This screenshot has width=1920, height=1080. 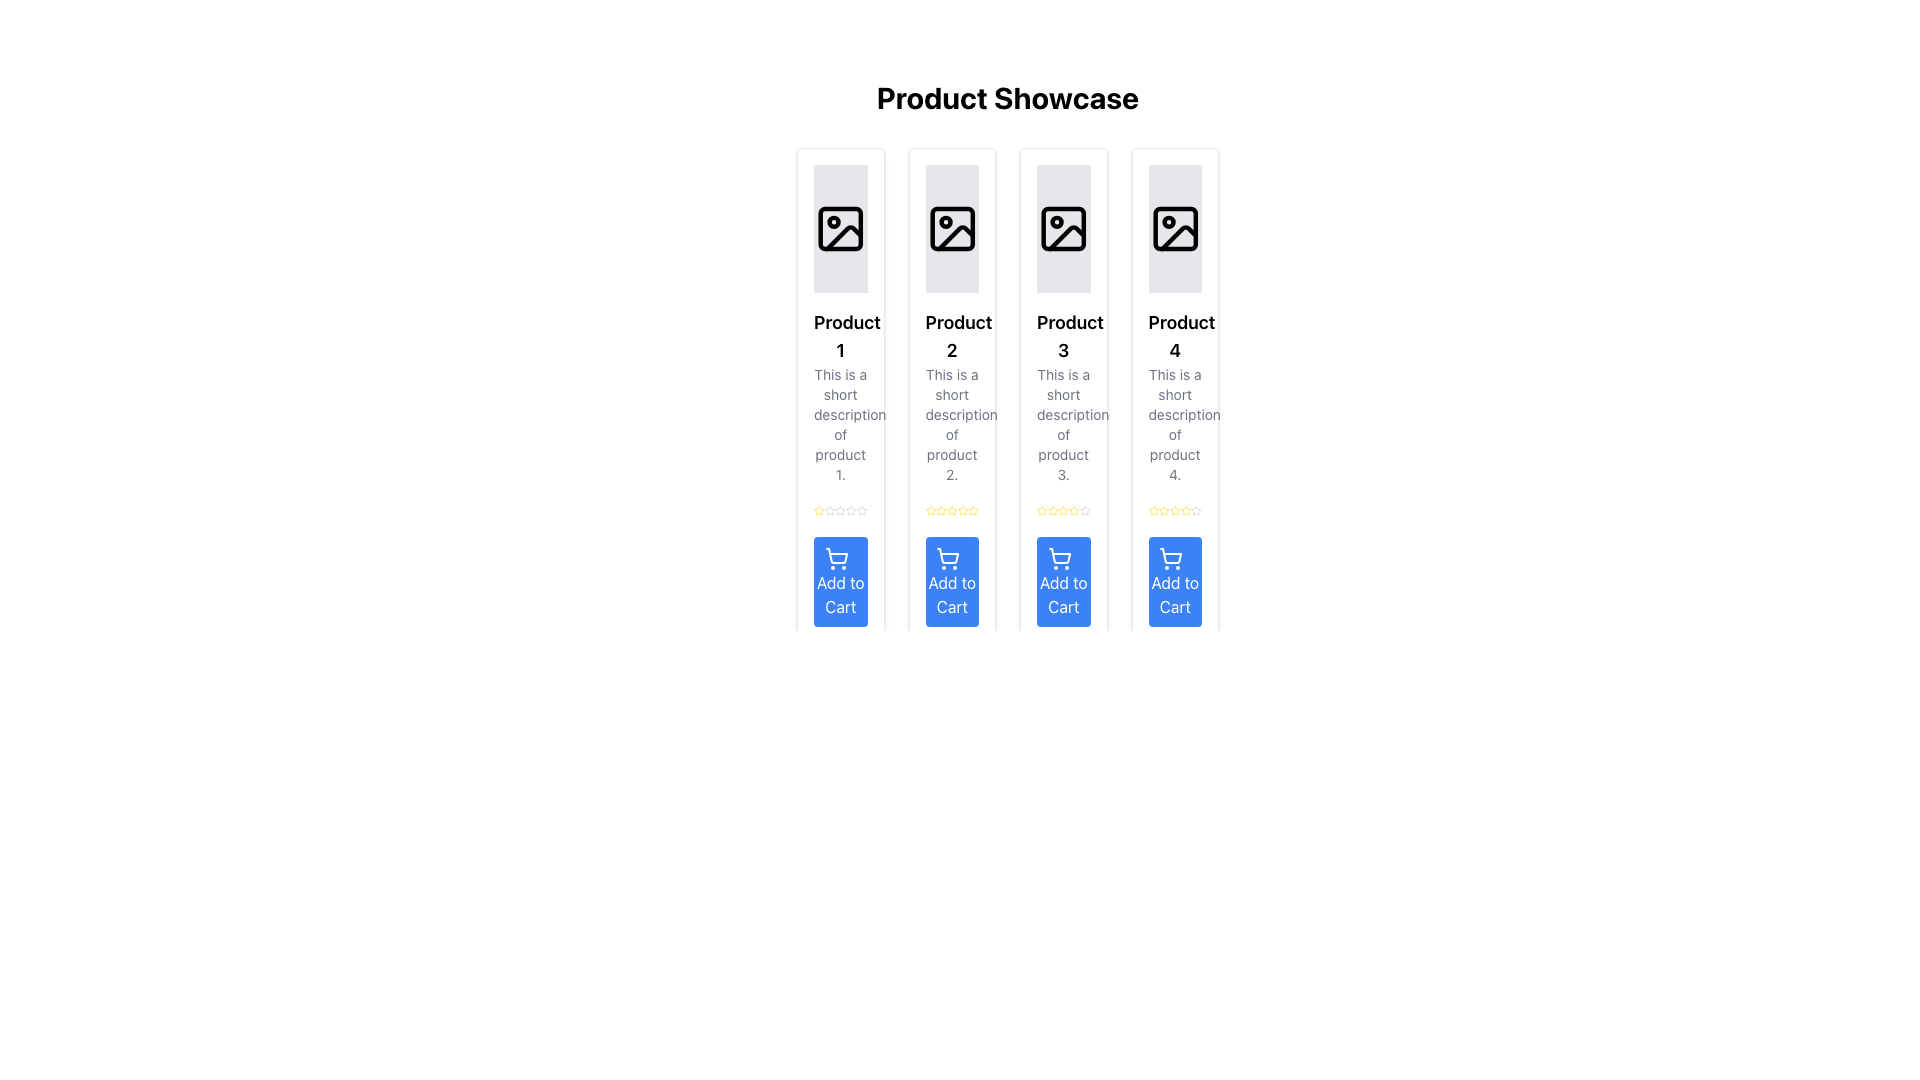 What do you see at coordinates (830, 509) in the screenshot?
I see `the second star-shaped icon in the rating section of the first product card, which is the leftmost card in the showcase` at bounding box center [830, 509].